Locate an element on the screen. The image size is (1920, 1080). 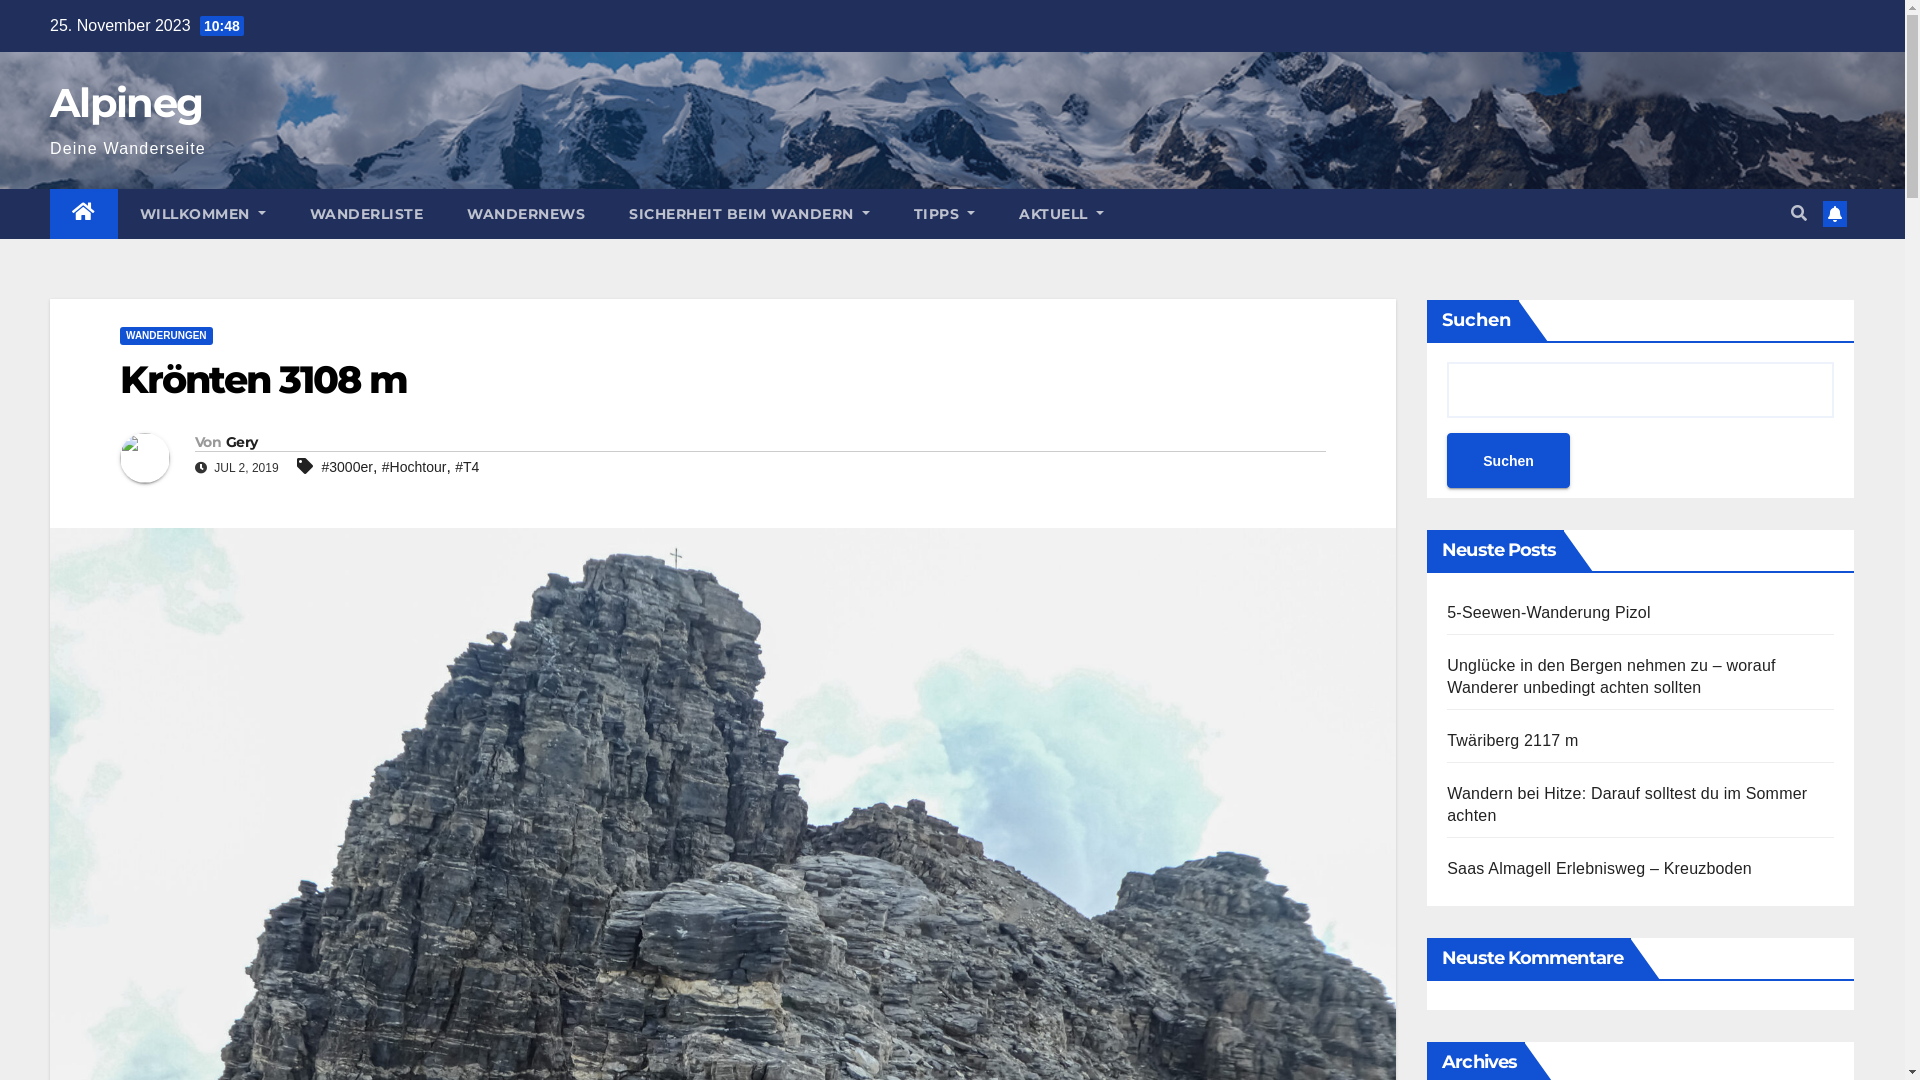
'#3000er' is located at coordinates (347, 466).